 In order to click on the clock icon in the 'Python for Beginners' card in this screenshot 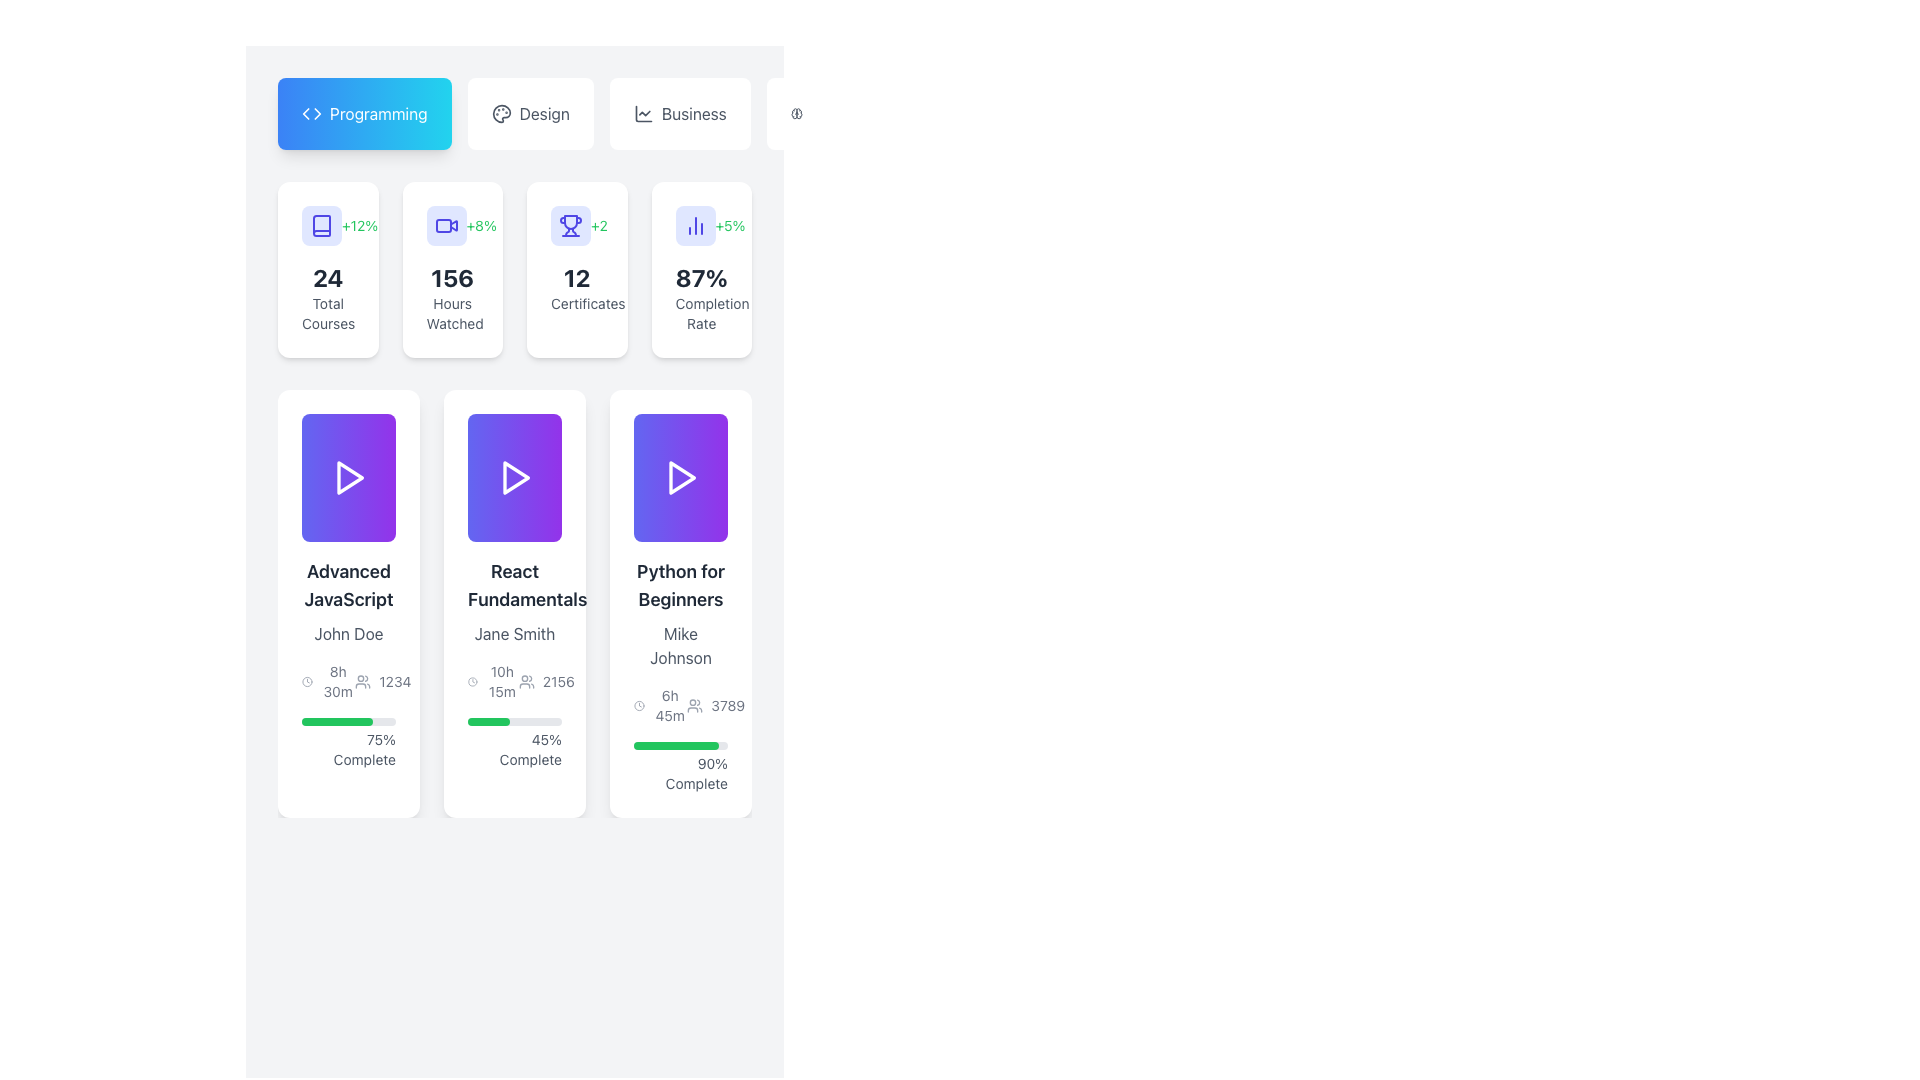, I will do `click(681, 704)`.